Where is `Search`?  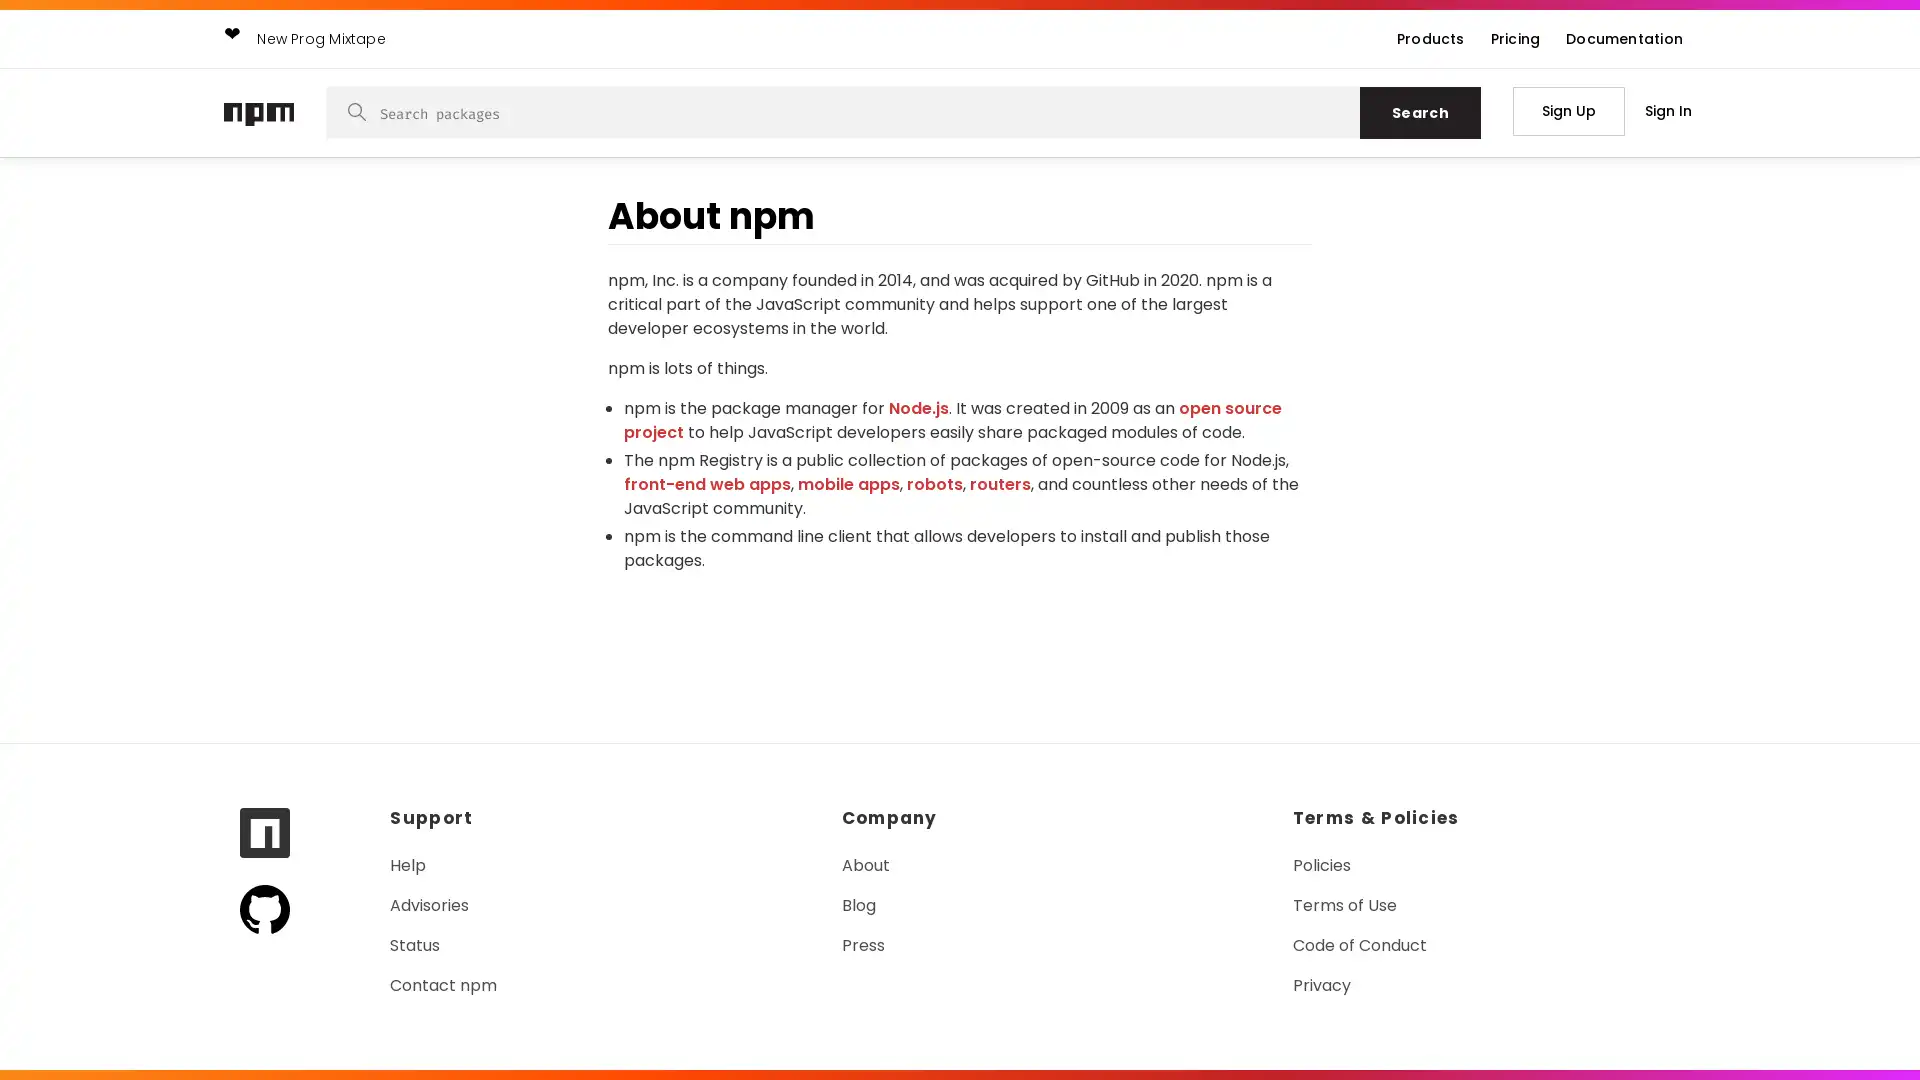 Search is located at coordinates (1419, 112).